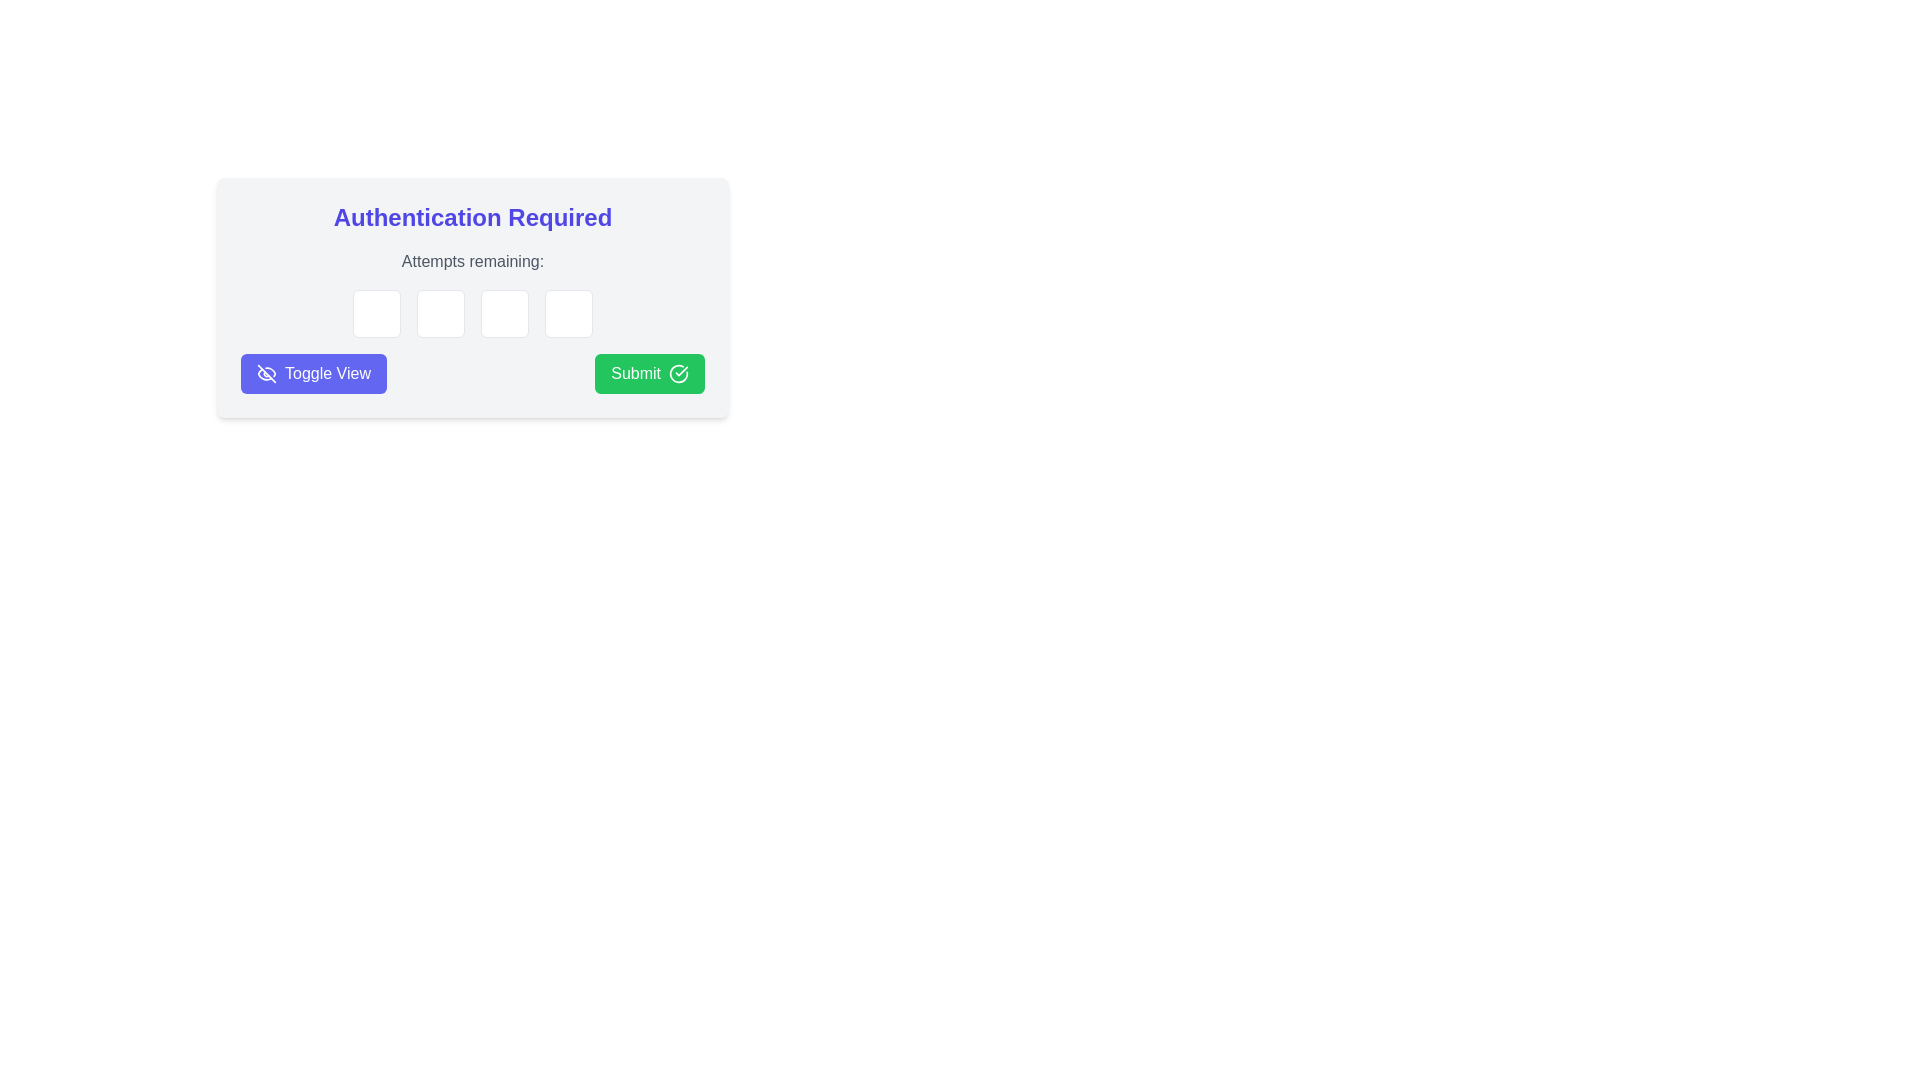 Image resolution: width=1920 pixels, height=1080 pixels. Describe the element at coordinates (266, 374) in the screenshot. I see `the eye icon with a slash through it, which is located to the left of the 'Toggle View' button at the bottom-left corner of the central card-like interface` at that location.